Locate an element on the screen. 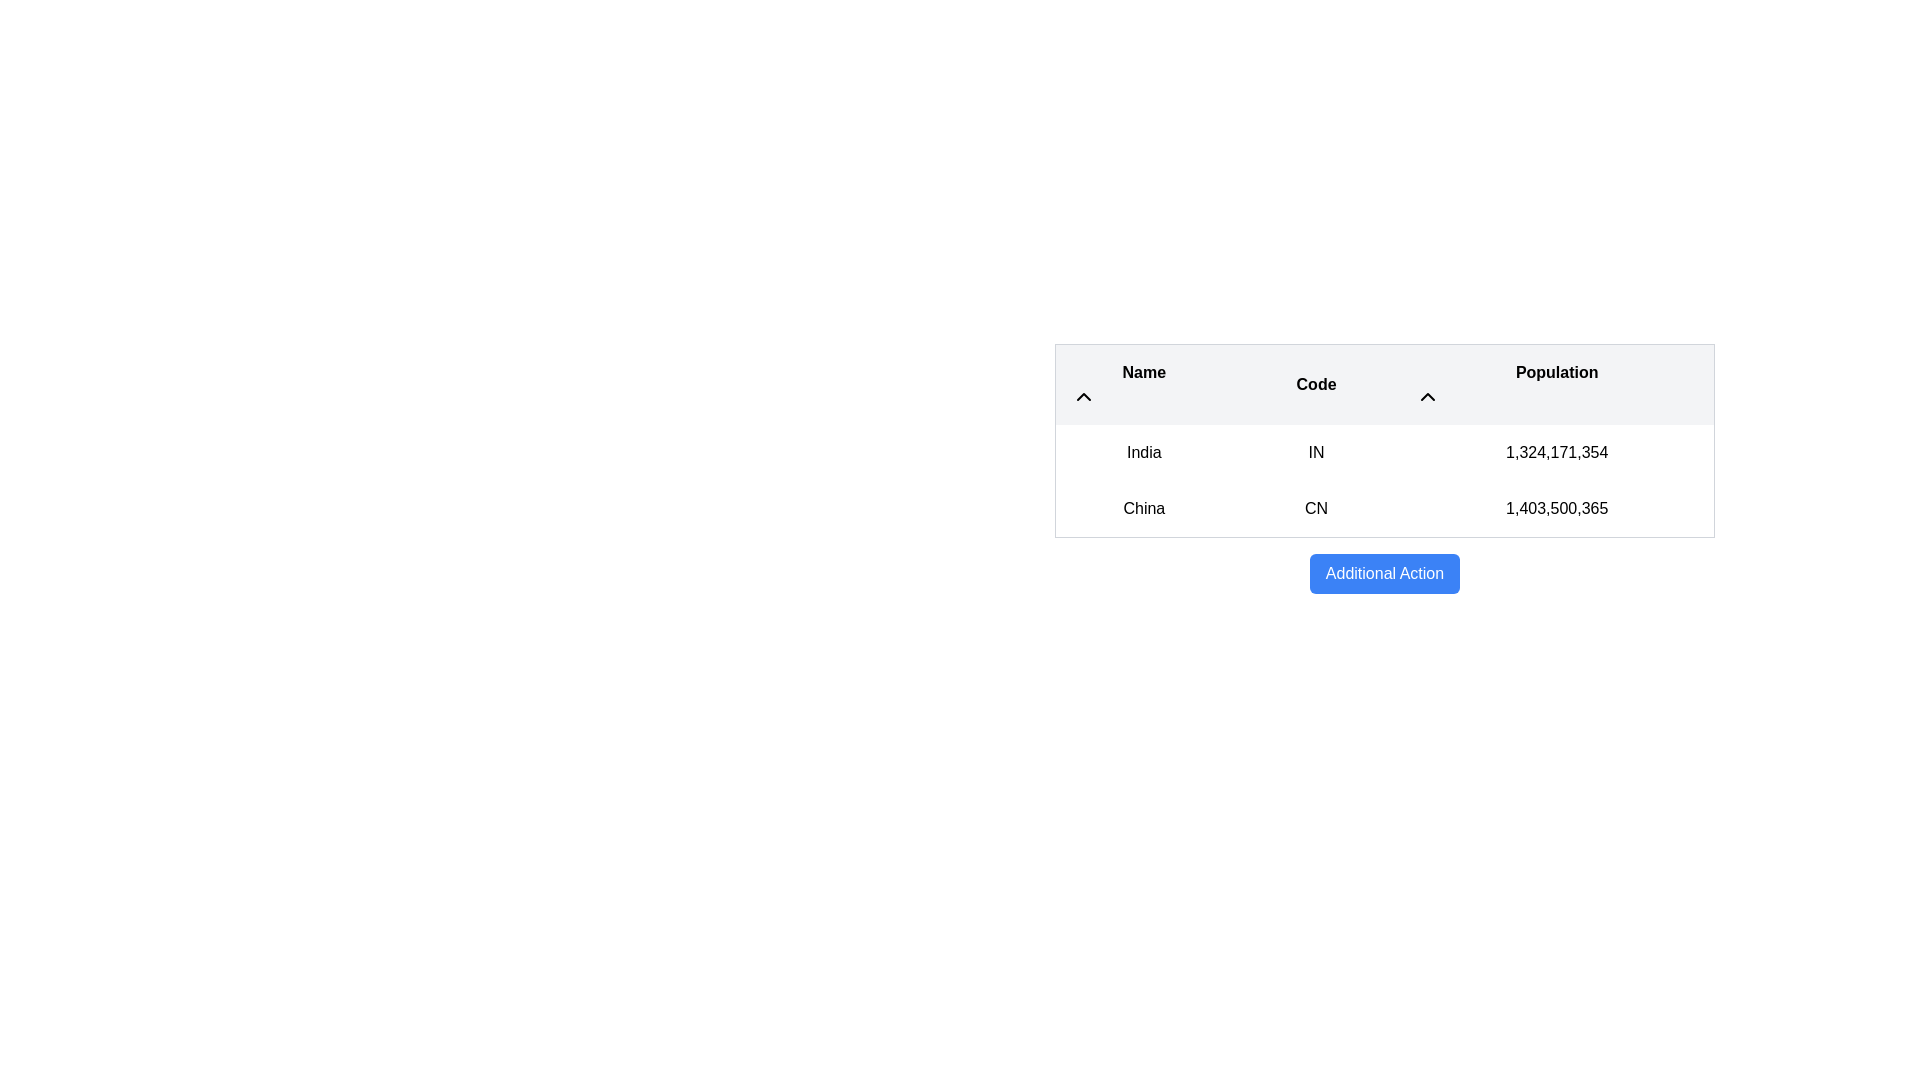 This screenshot has height=1080, width=1920. the 'Population' sortable column header to sort the column is located at coordinates (1556, 384).